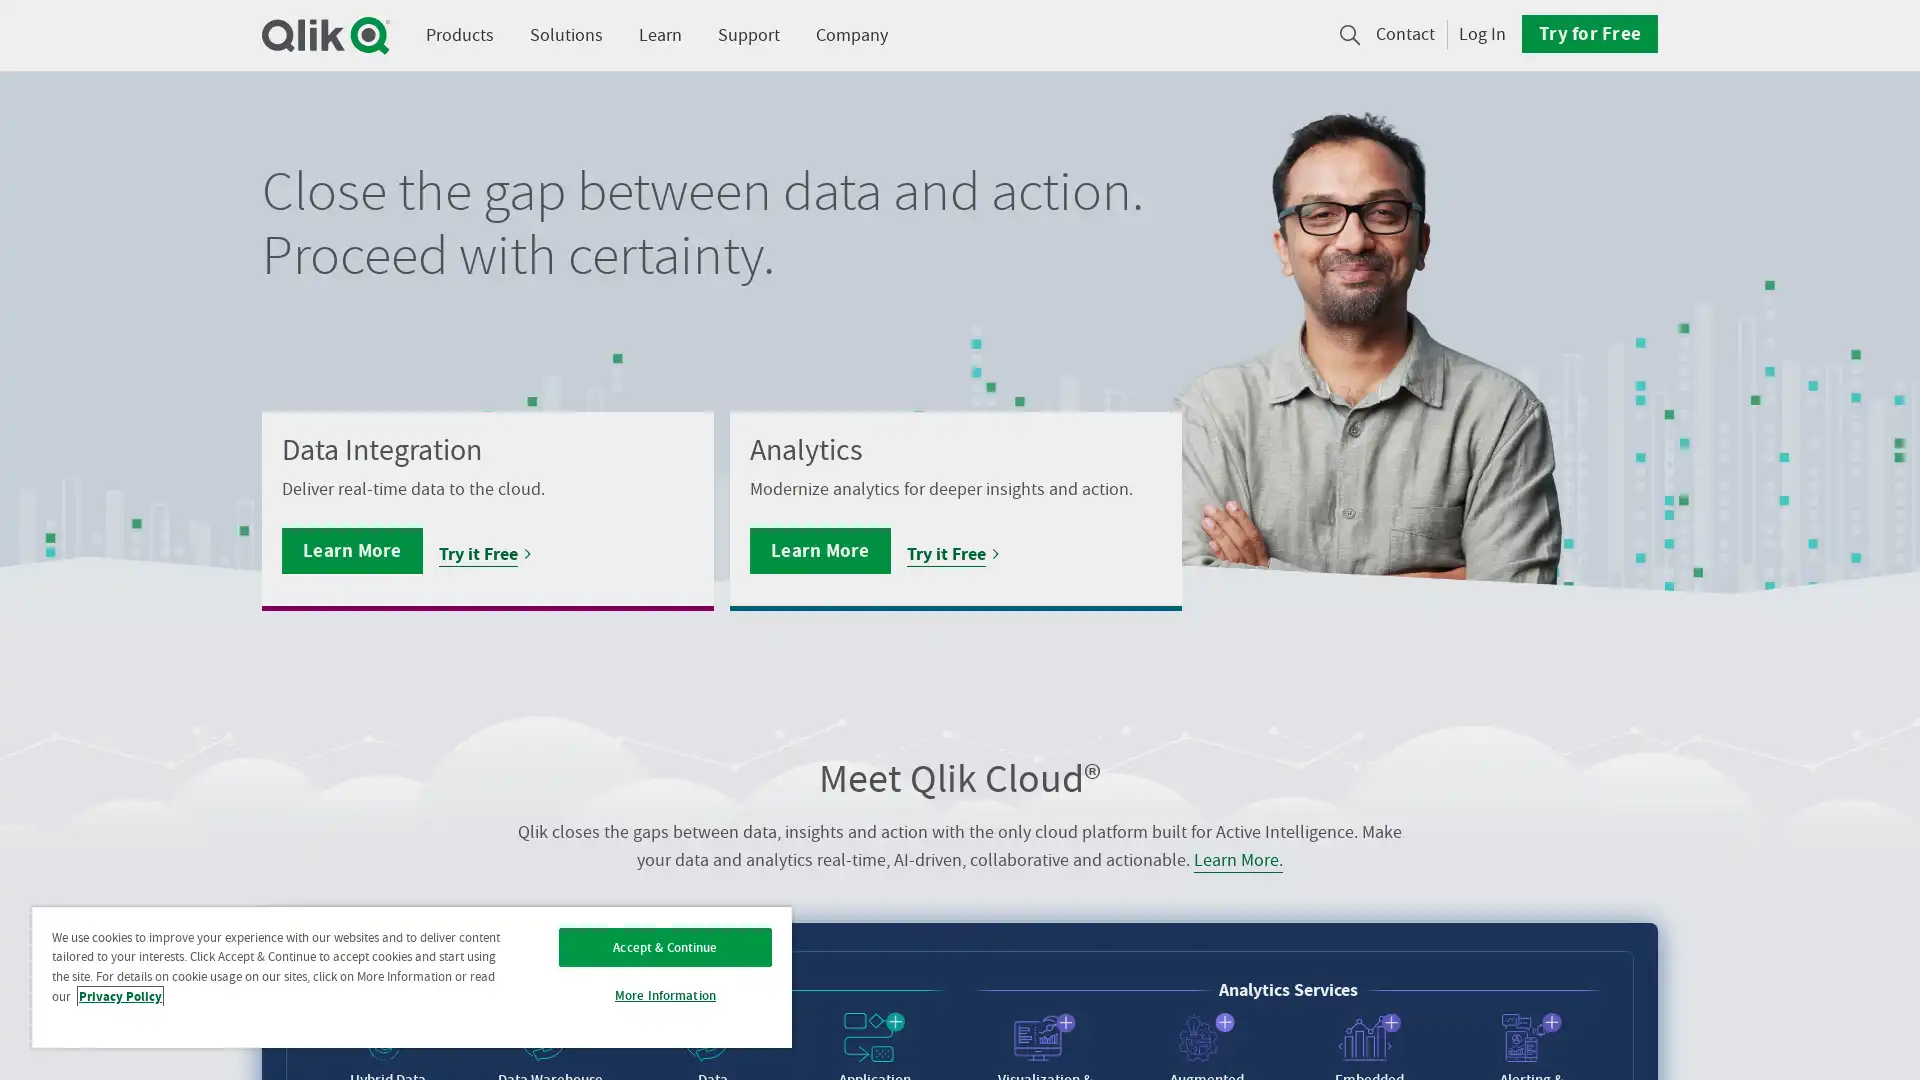 The height and width of the screenshot is (1080, 1920). Describe the element at coordinates (664, 995) in the screenshot. I see `More Information` at that location.